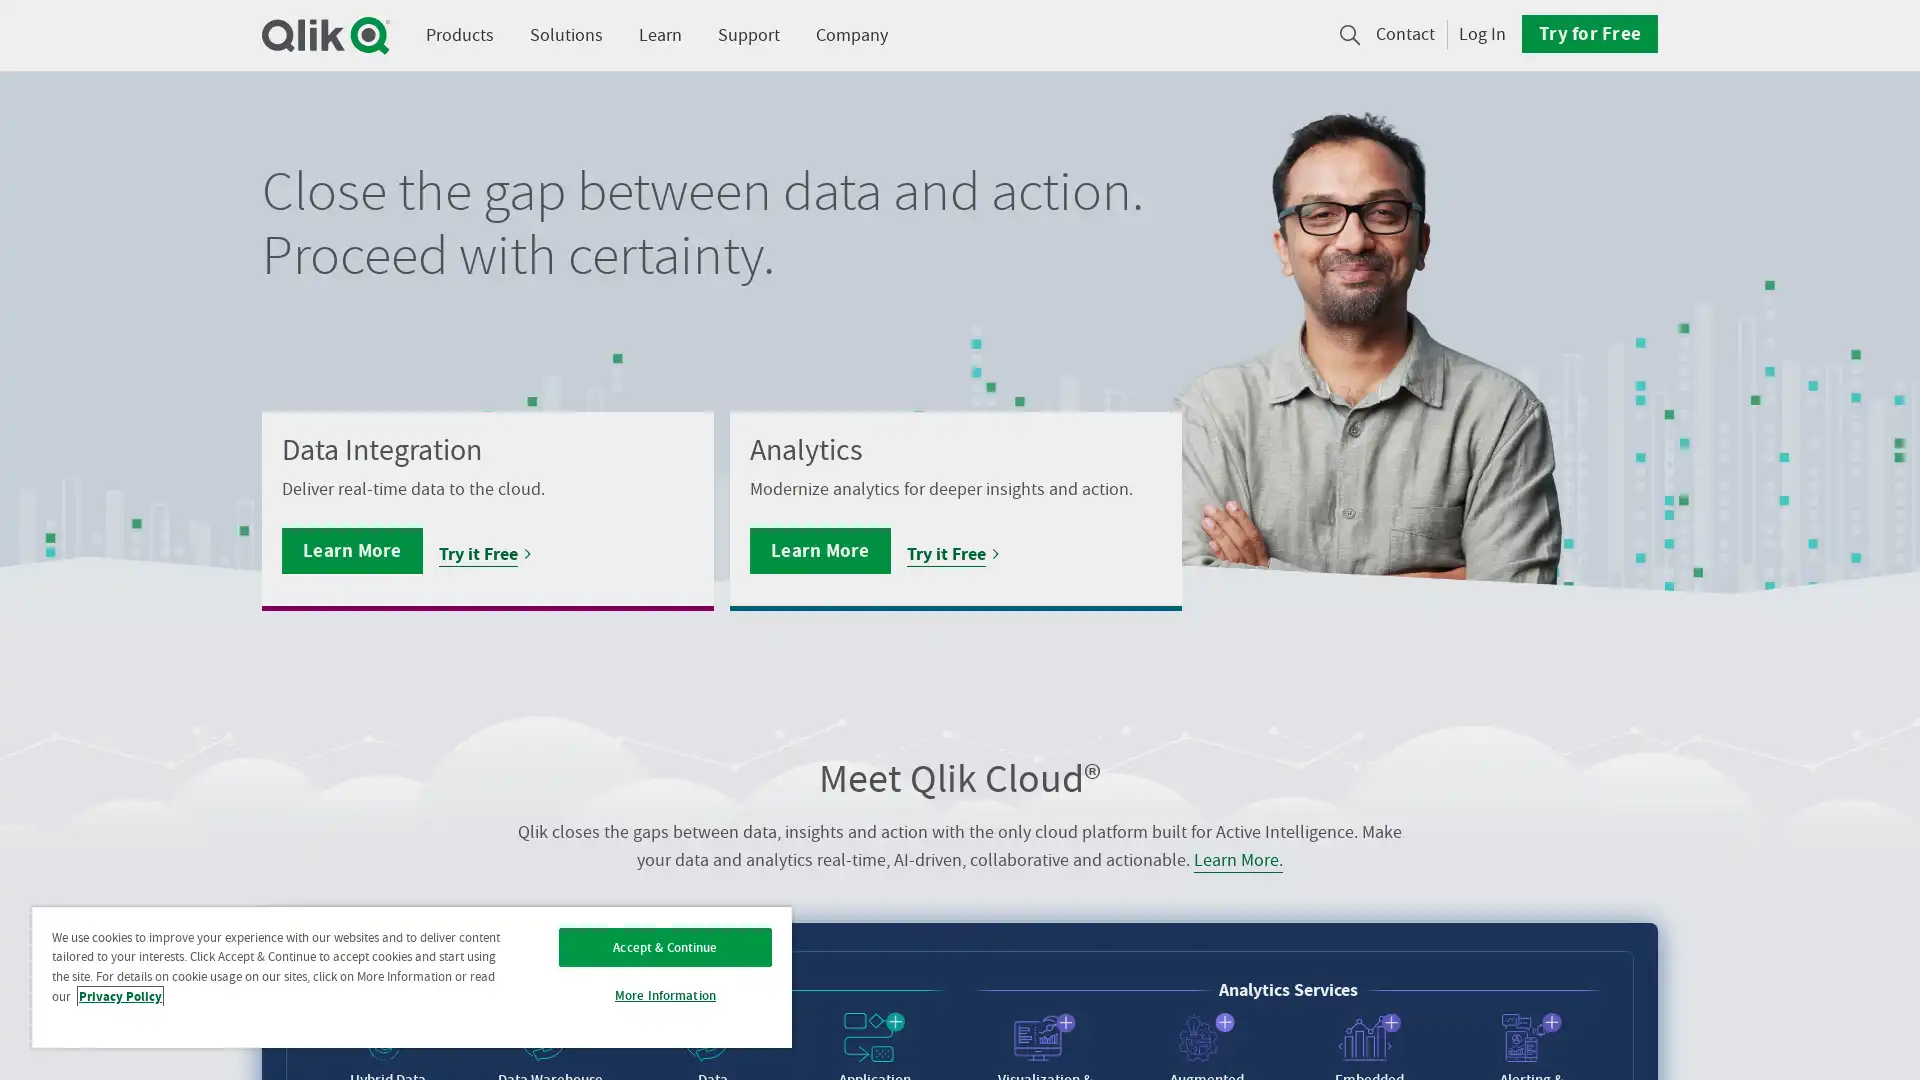 The height and width of the screenshot is (1080, 1920). Describe the element at coordinates (664, 995) in the screenshot. I see `More Information` at that location.